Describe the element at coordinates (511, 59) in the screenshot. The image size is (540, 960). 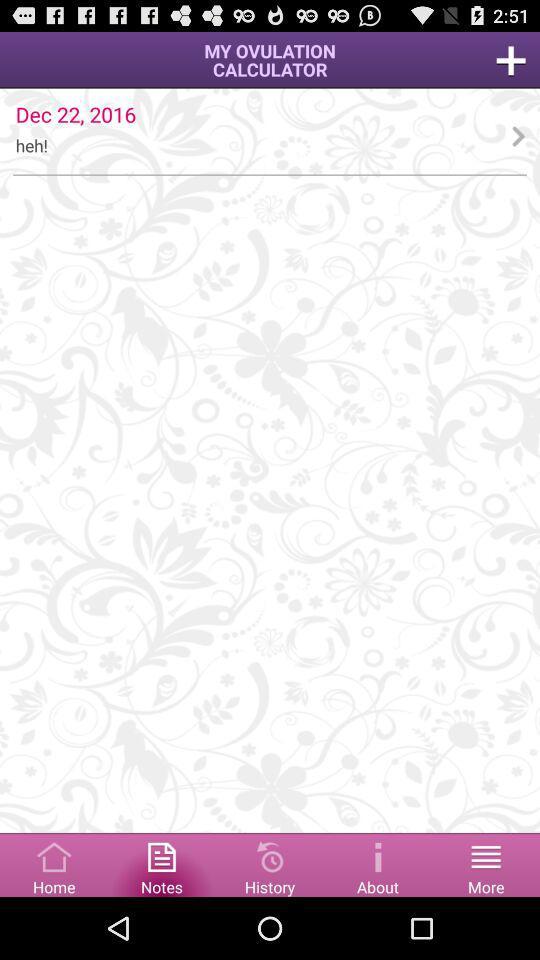
I see `menu page` at that location.